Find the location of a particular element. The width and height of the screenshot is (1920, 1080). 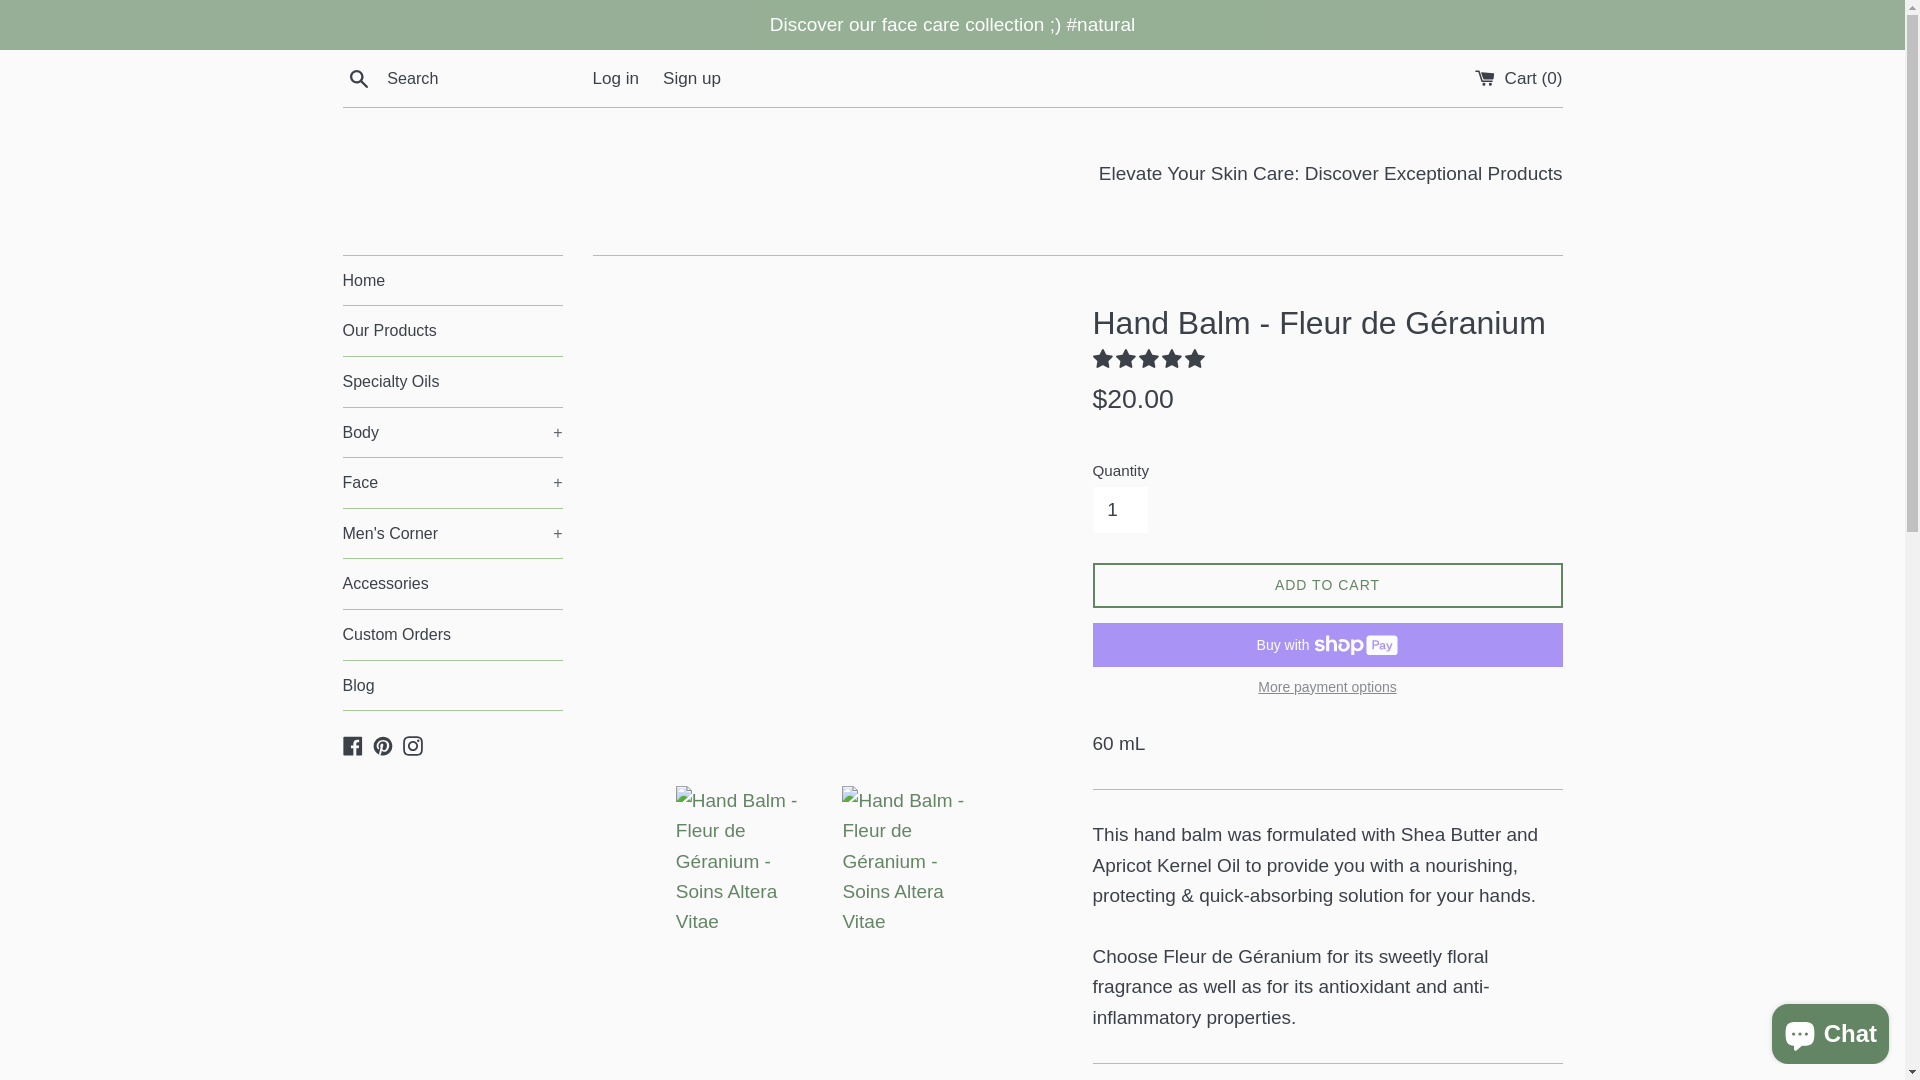

'Specialty Oils' is located at coordinates (450, 381).